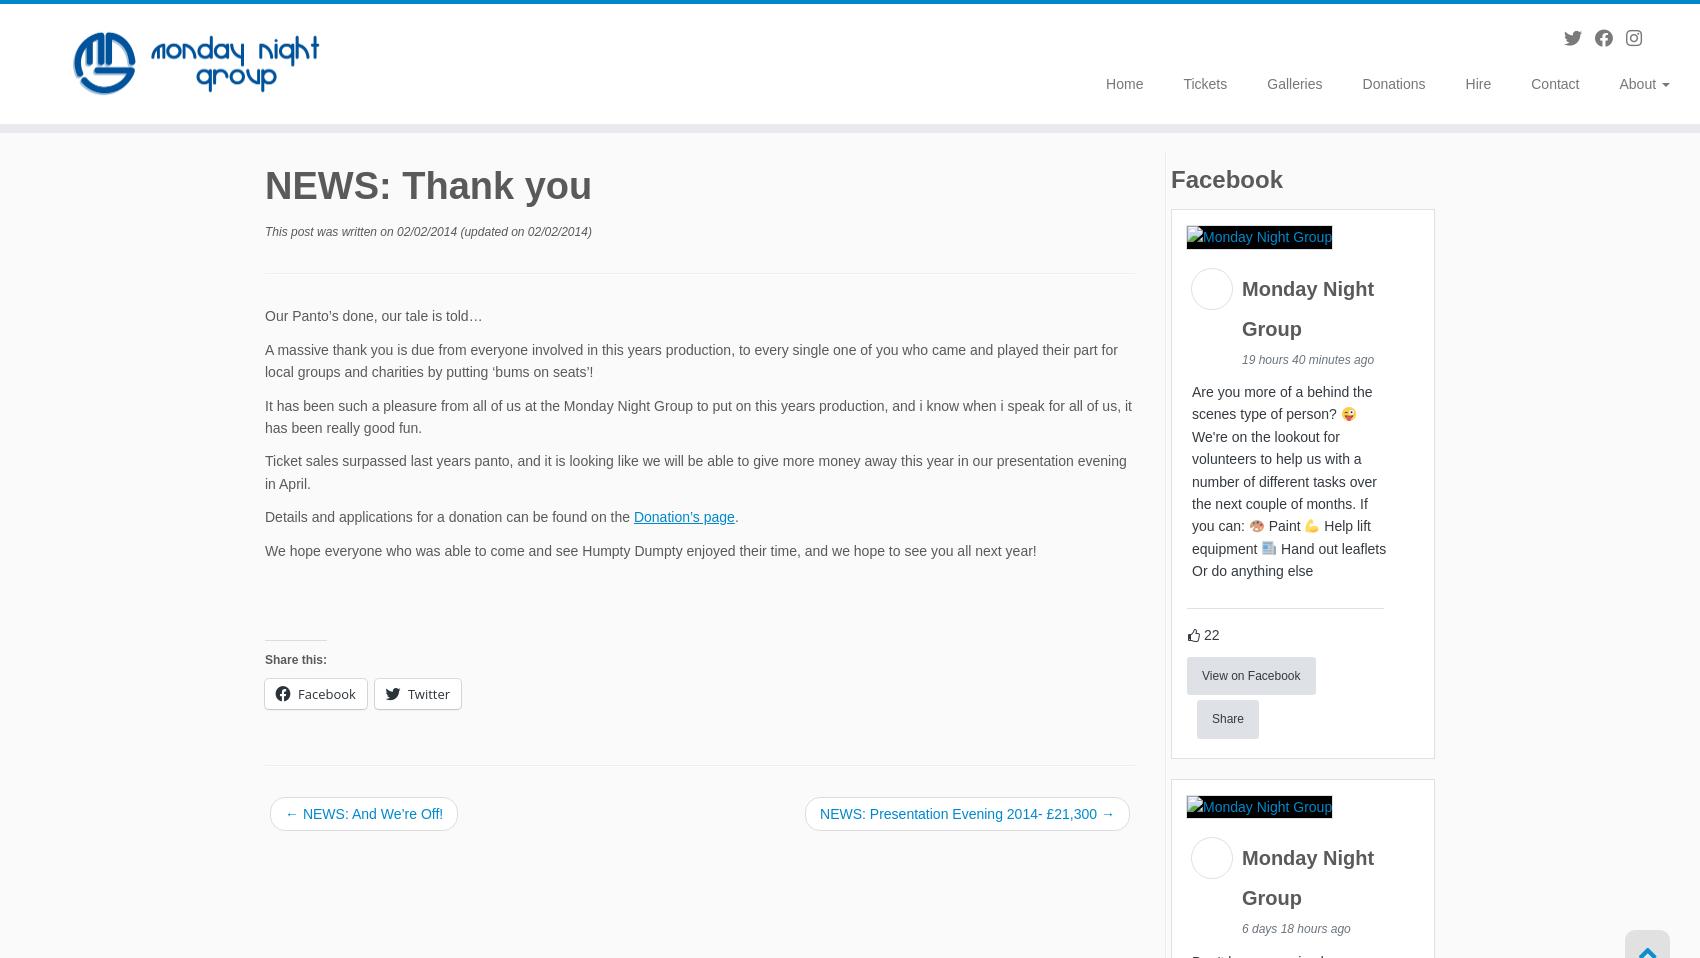 This screenshot has width=1700, height=958. Describe the element at coordinates (1281, 406) in the screenshot. I see `'Are you more of a behind the scenes type of person?'` at that location.